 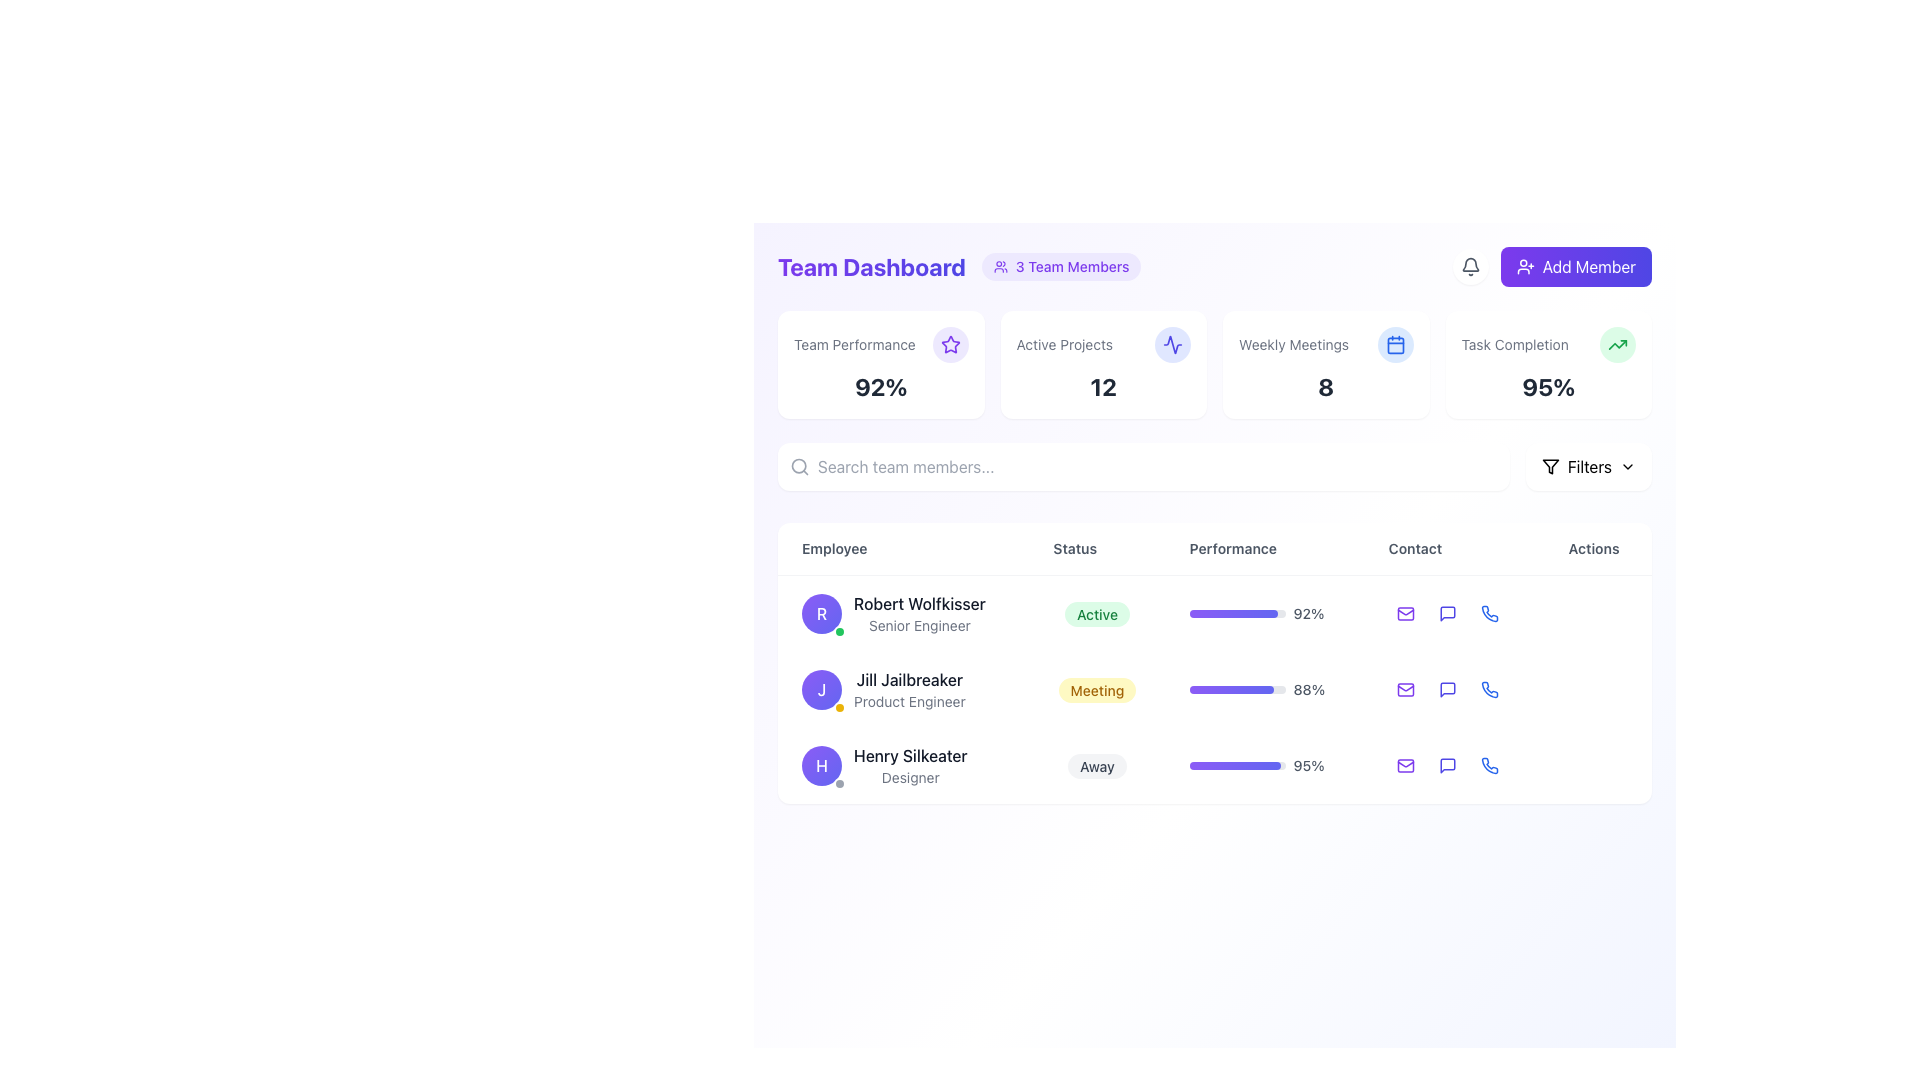 What do you see at coordinates (1447, 765) in the screenshot?
I see `the communication button in the actions column of the third row to observe the hover effect` at bounding box center [1447, 765].